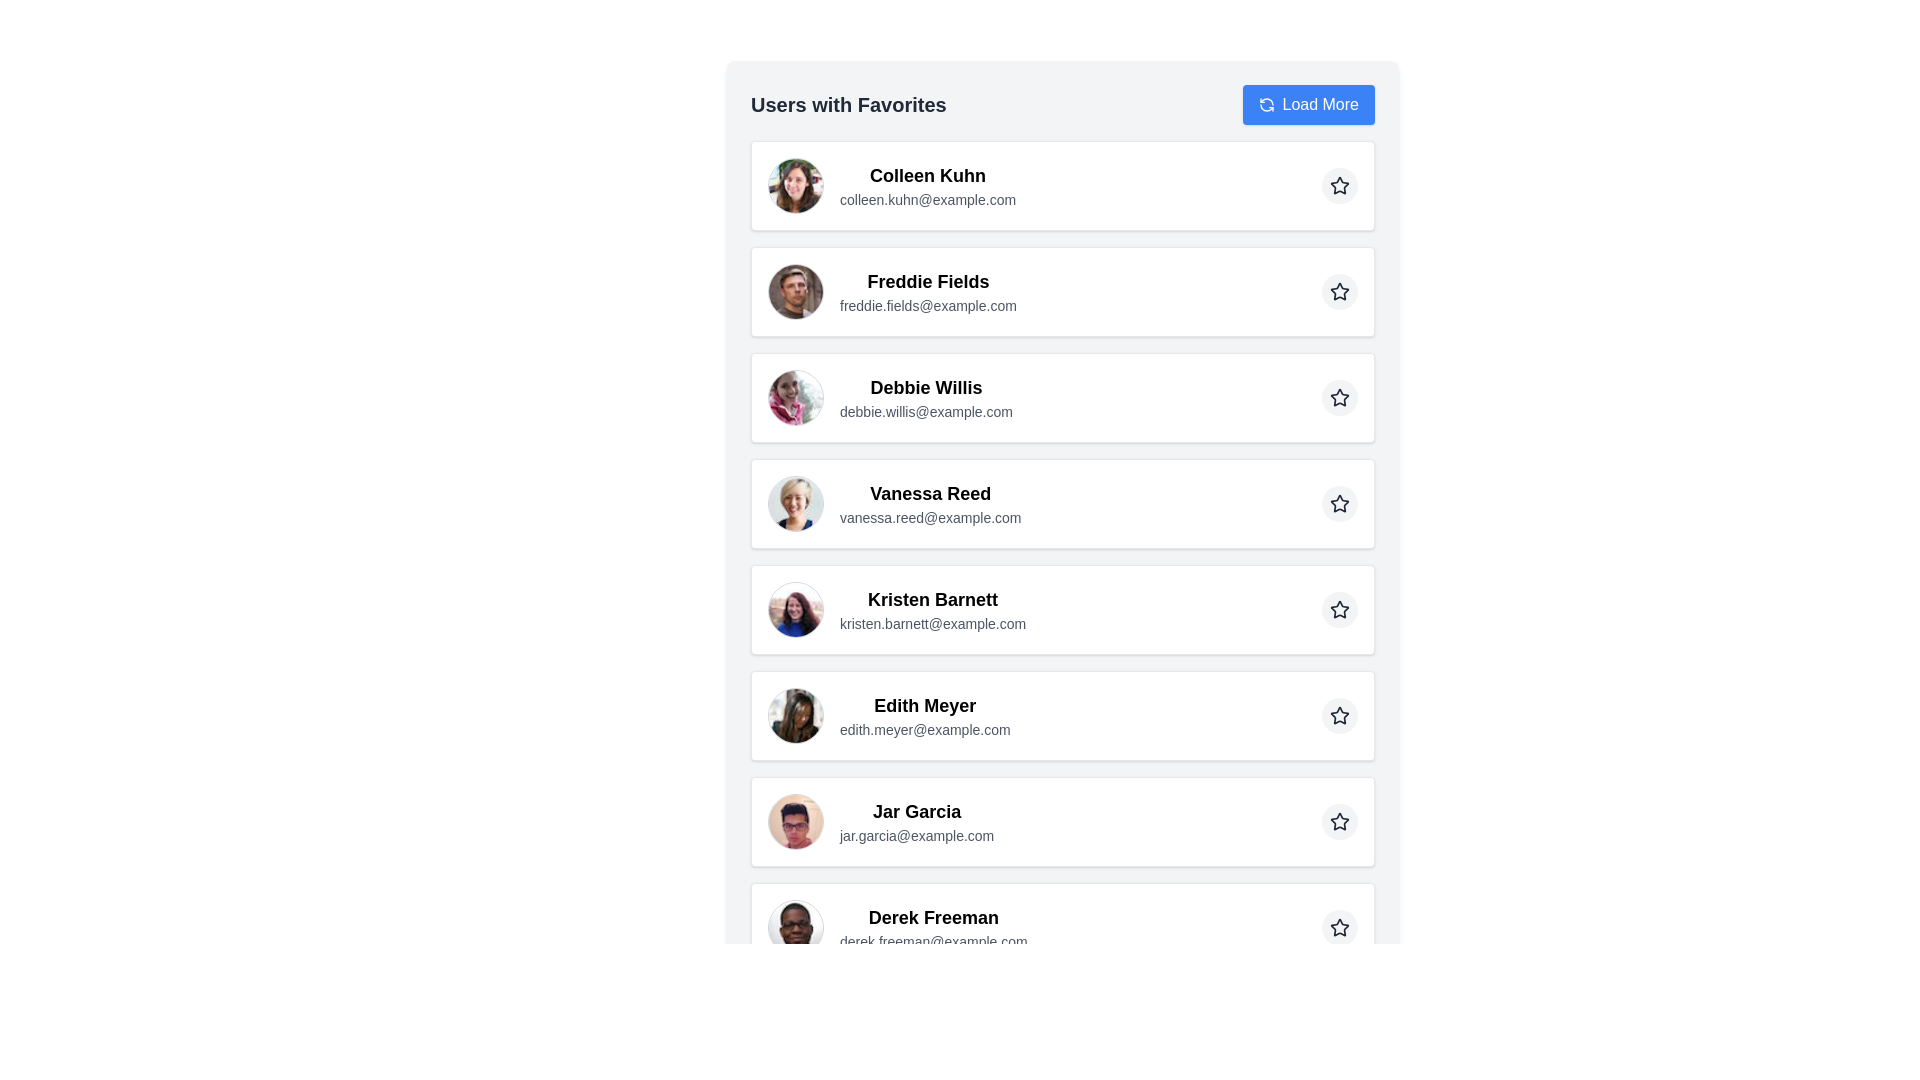  Describe the element at coordinates (925, 388) in the screenshot. I see `the bold text label displaying the name 'Debbie Willis', which is the third entry in the vertical list under 'Users with Favorites'. This label is positioned above the email address and to the right of the avatar image` at that location.